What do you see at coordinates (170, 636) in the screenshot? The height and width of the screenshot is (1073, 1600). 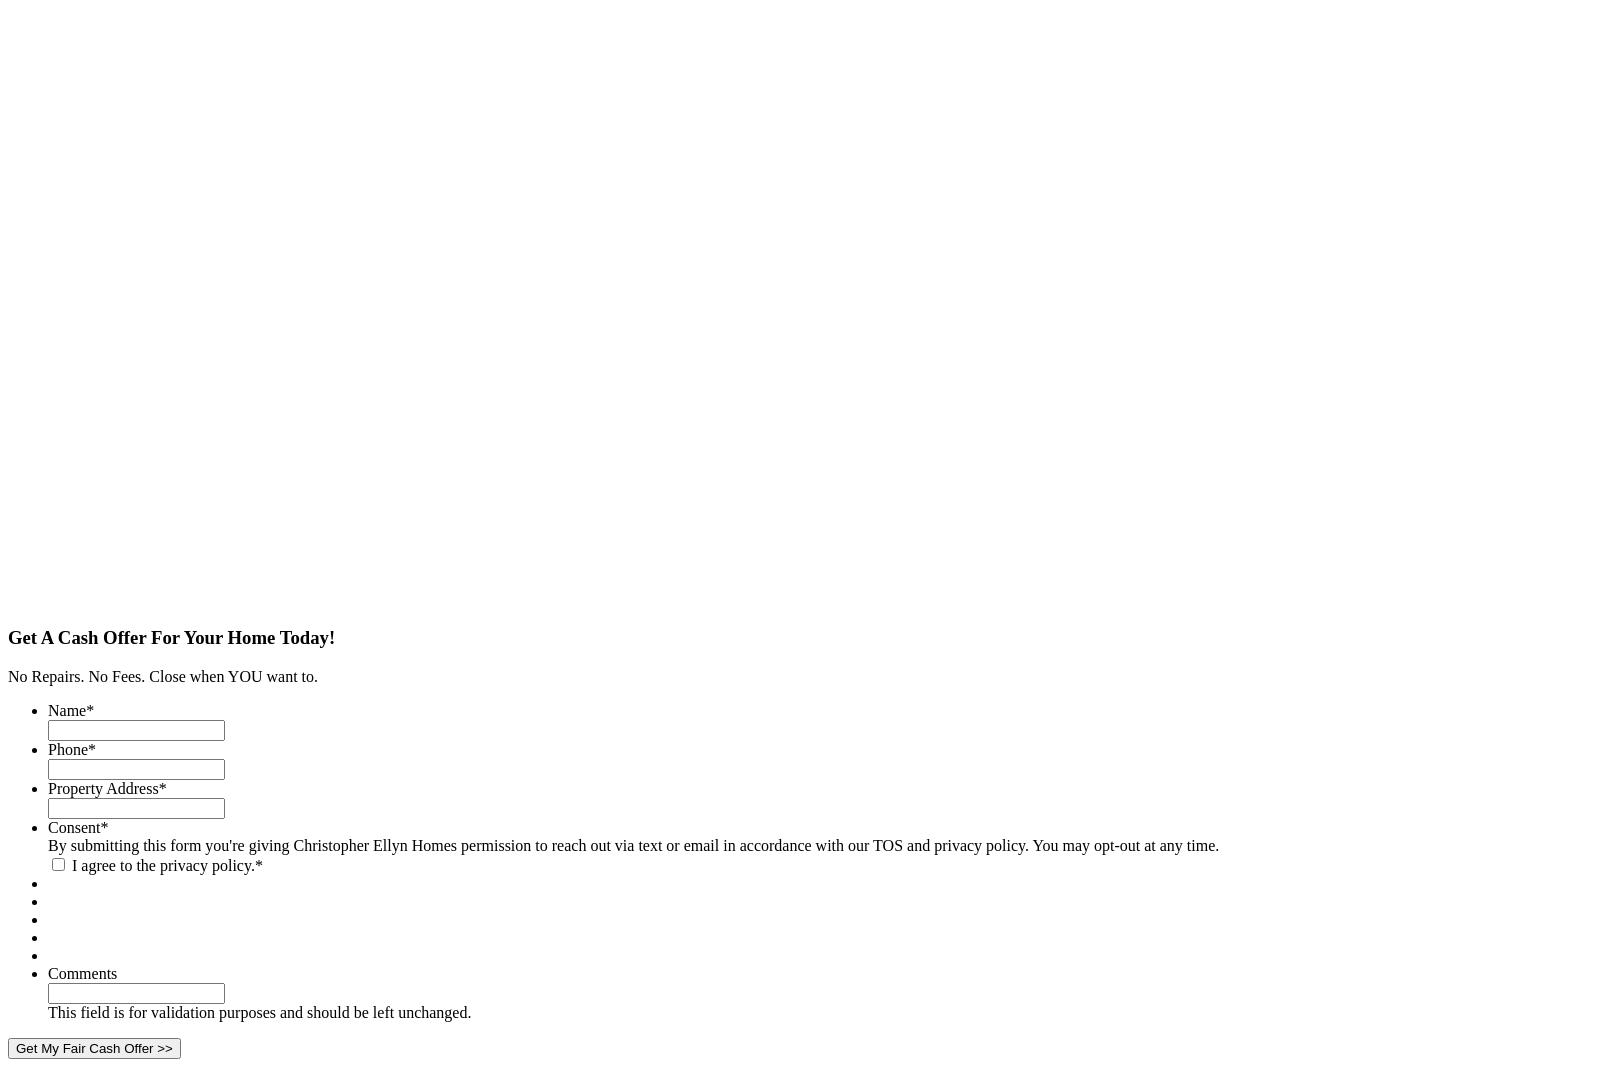 I see `'Get A Cash Offer For Your Home Today!'` at bounding box center [170, 636].